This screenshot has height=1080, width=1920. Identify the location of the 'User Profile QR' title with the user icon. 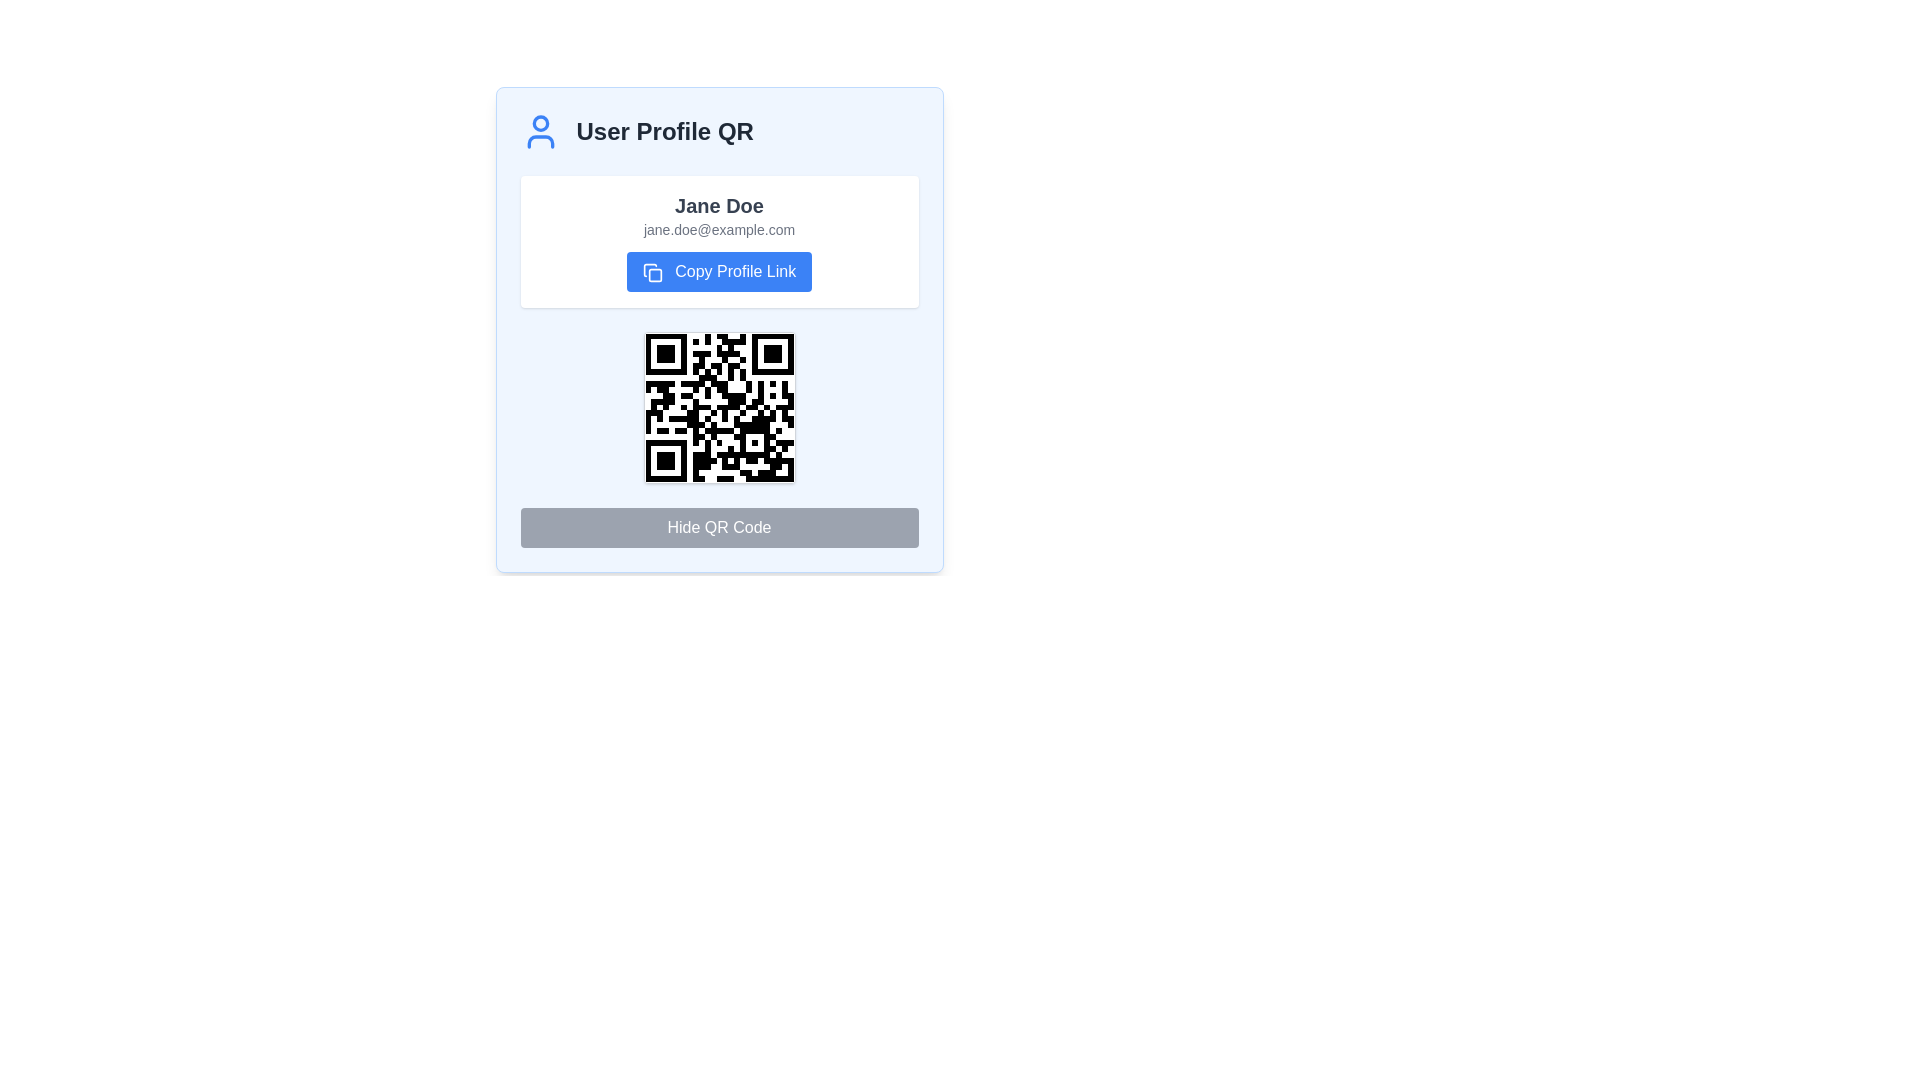
(719, 131).